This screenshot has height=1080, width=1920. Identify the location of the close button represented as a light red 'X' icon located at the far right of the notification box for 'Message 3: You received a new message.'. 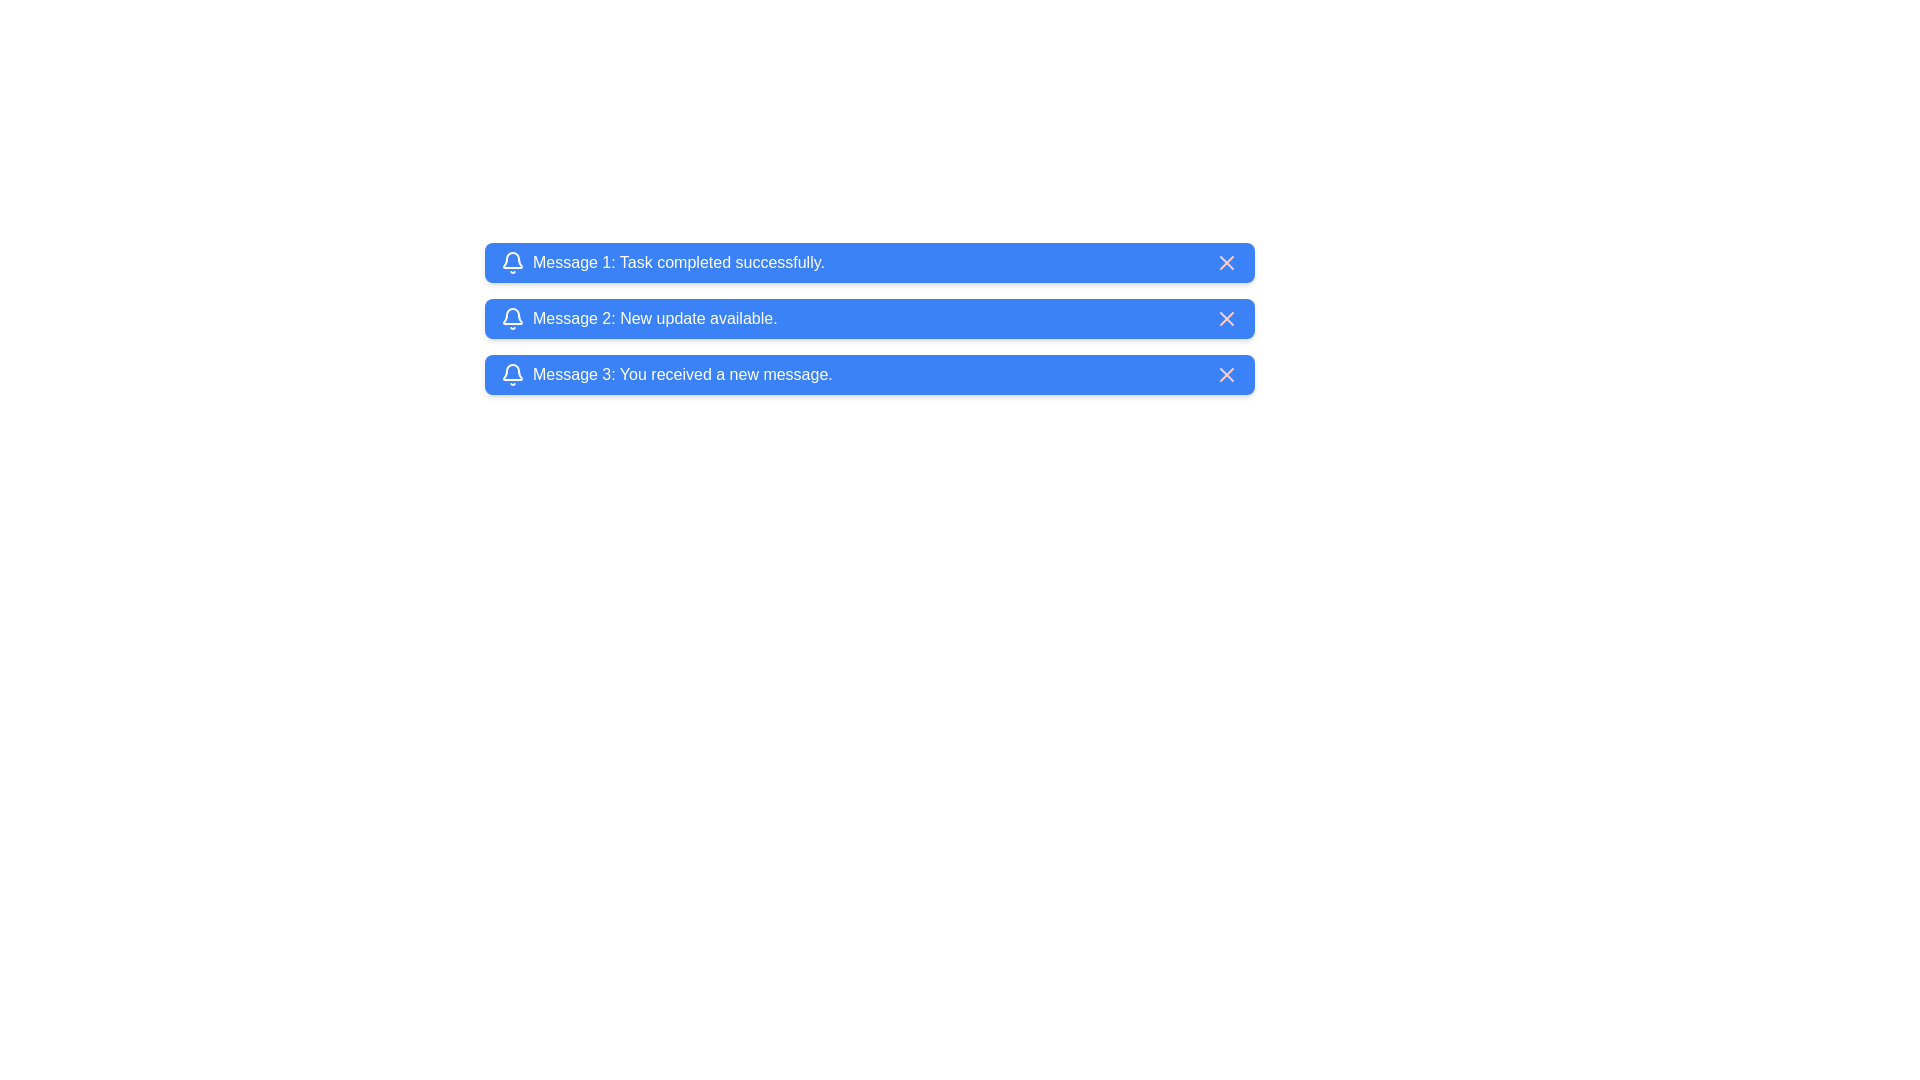
(1226, 374).